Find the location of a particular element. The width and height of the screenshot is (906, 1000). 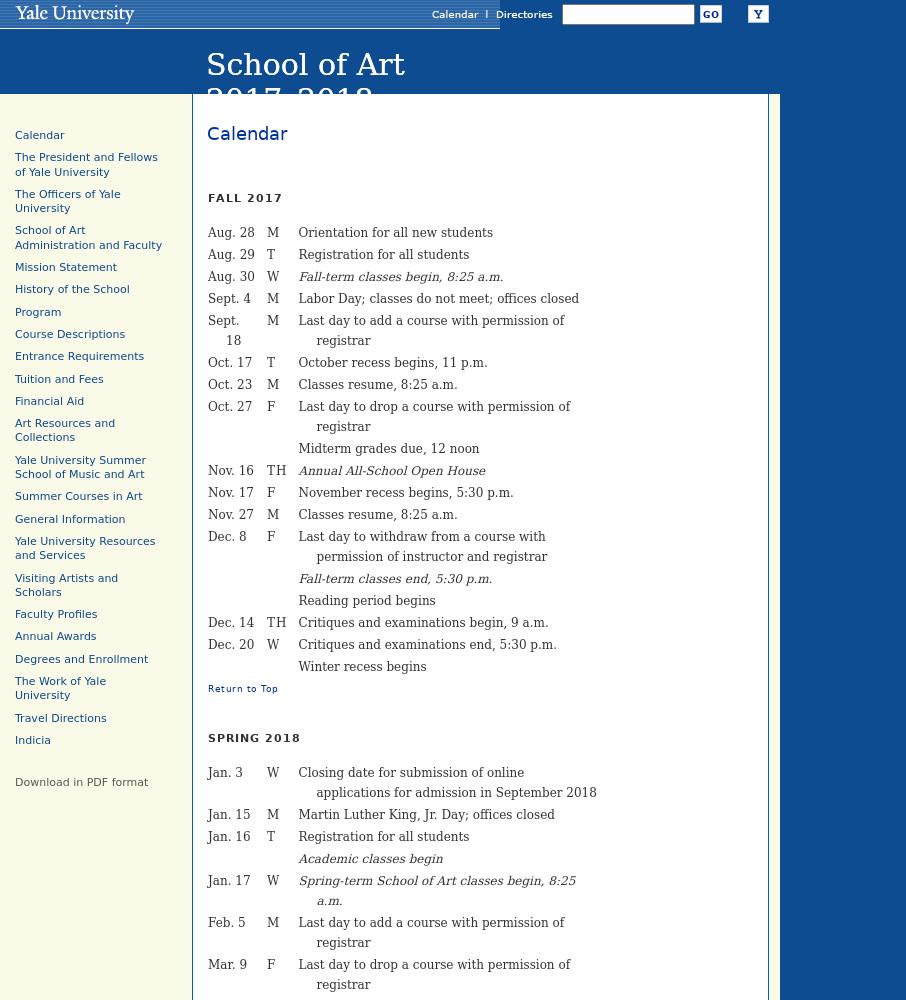

'F' is located at coordinates (271, 492).